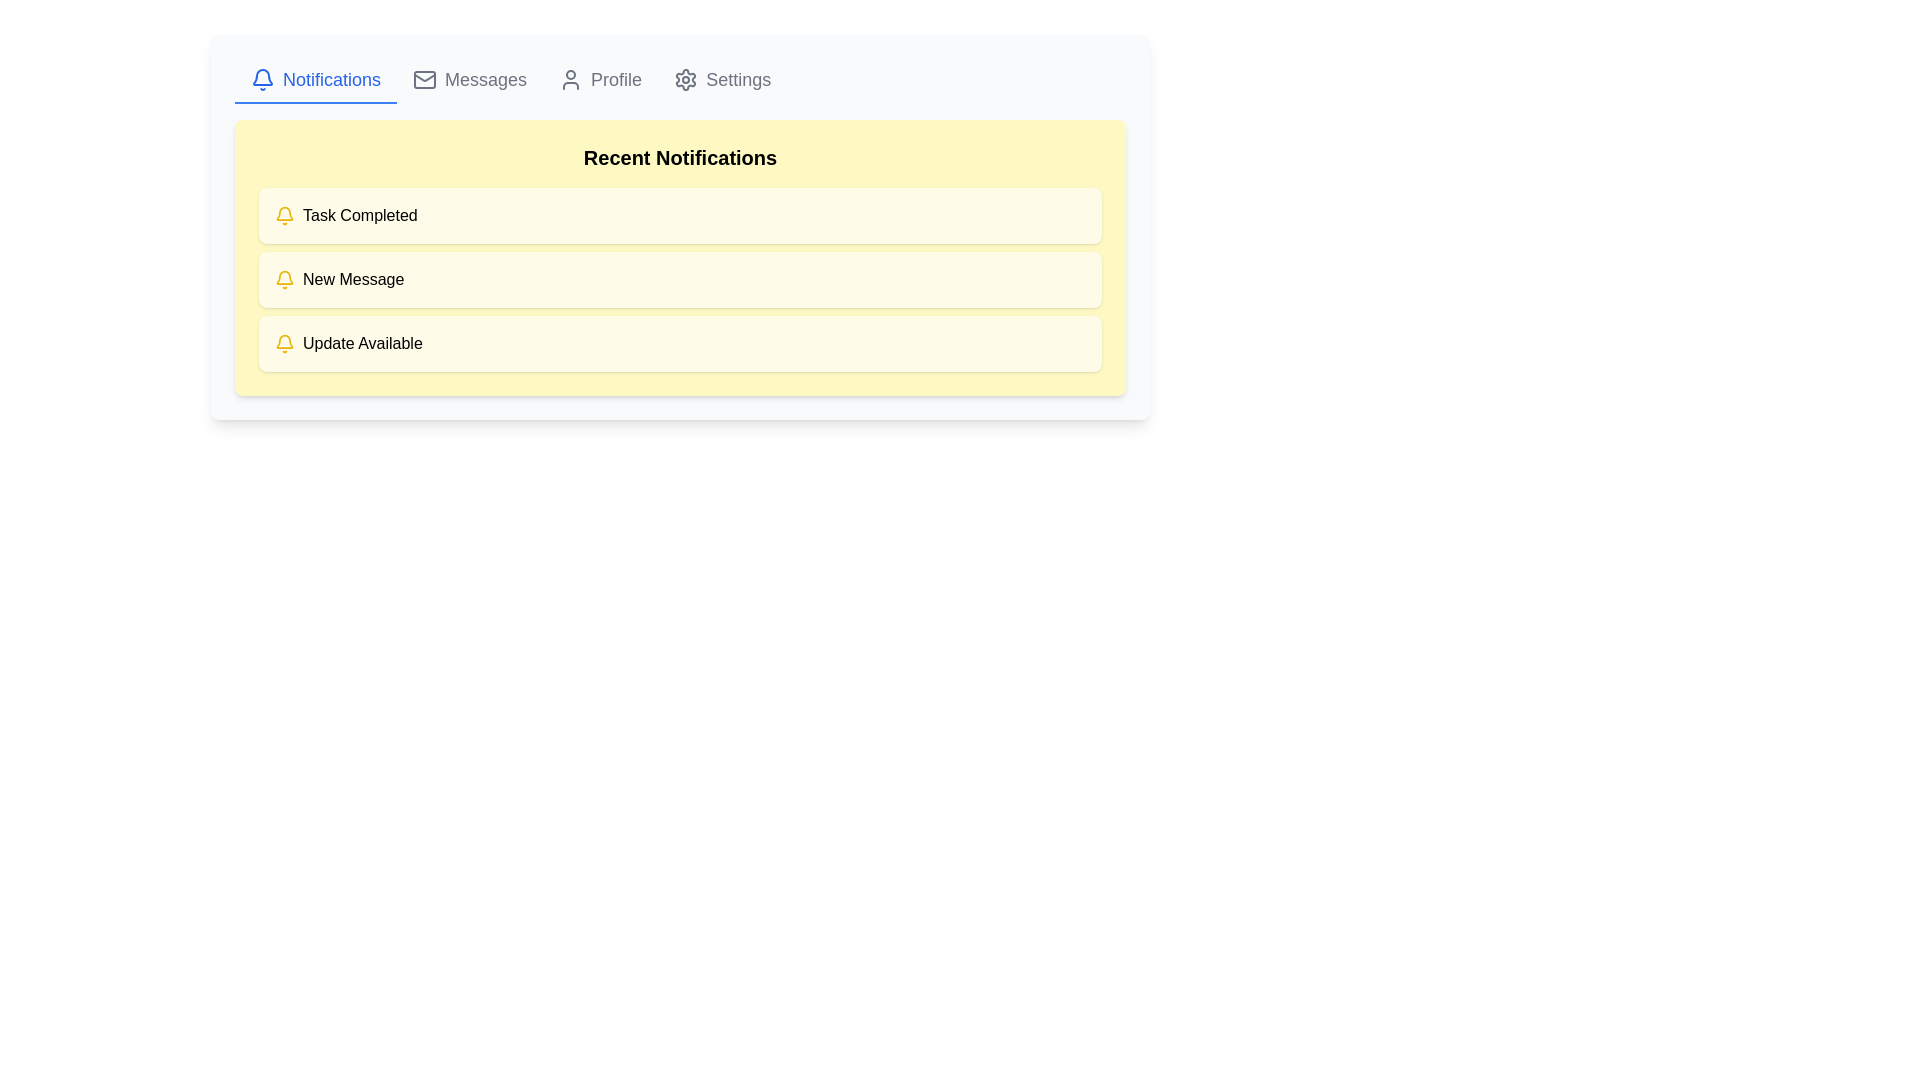  What do you see at coordinates (721, 80) in the screenshot?
I see `the 'Settings' button` at bounding box center [721, 80].